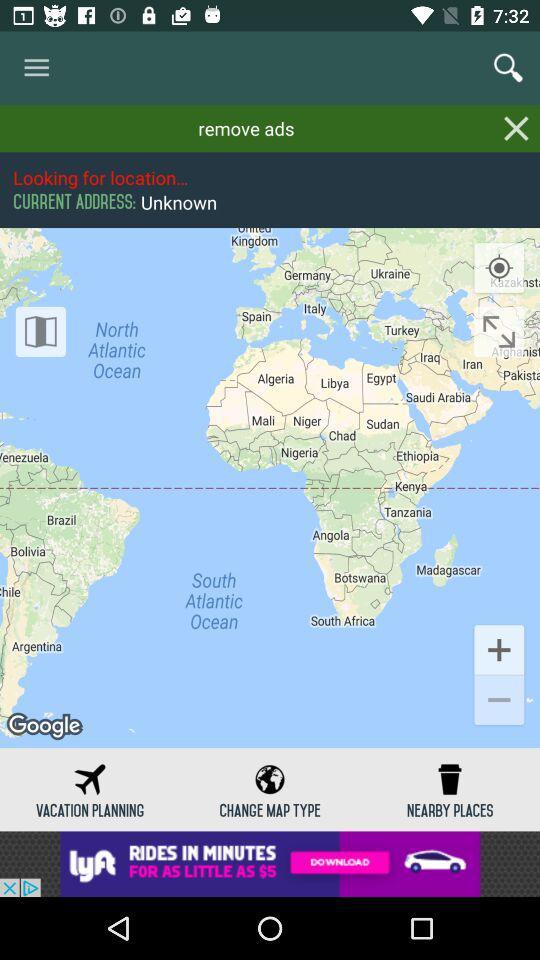 The image size is (540, 960). Describe the element at coordinates (516, 127) in the screenshot. I see `remove the advertisements` at that location.